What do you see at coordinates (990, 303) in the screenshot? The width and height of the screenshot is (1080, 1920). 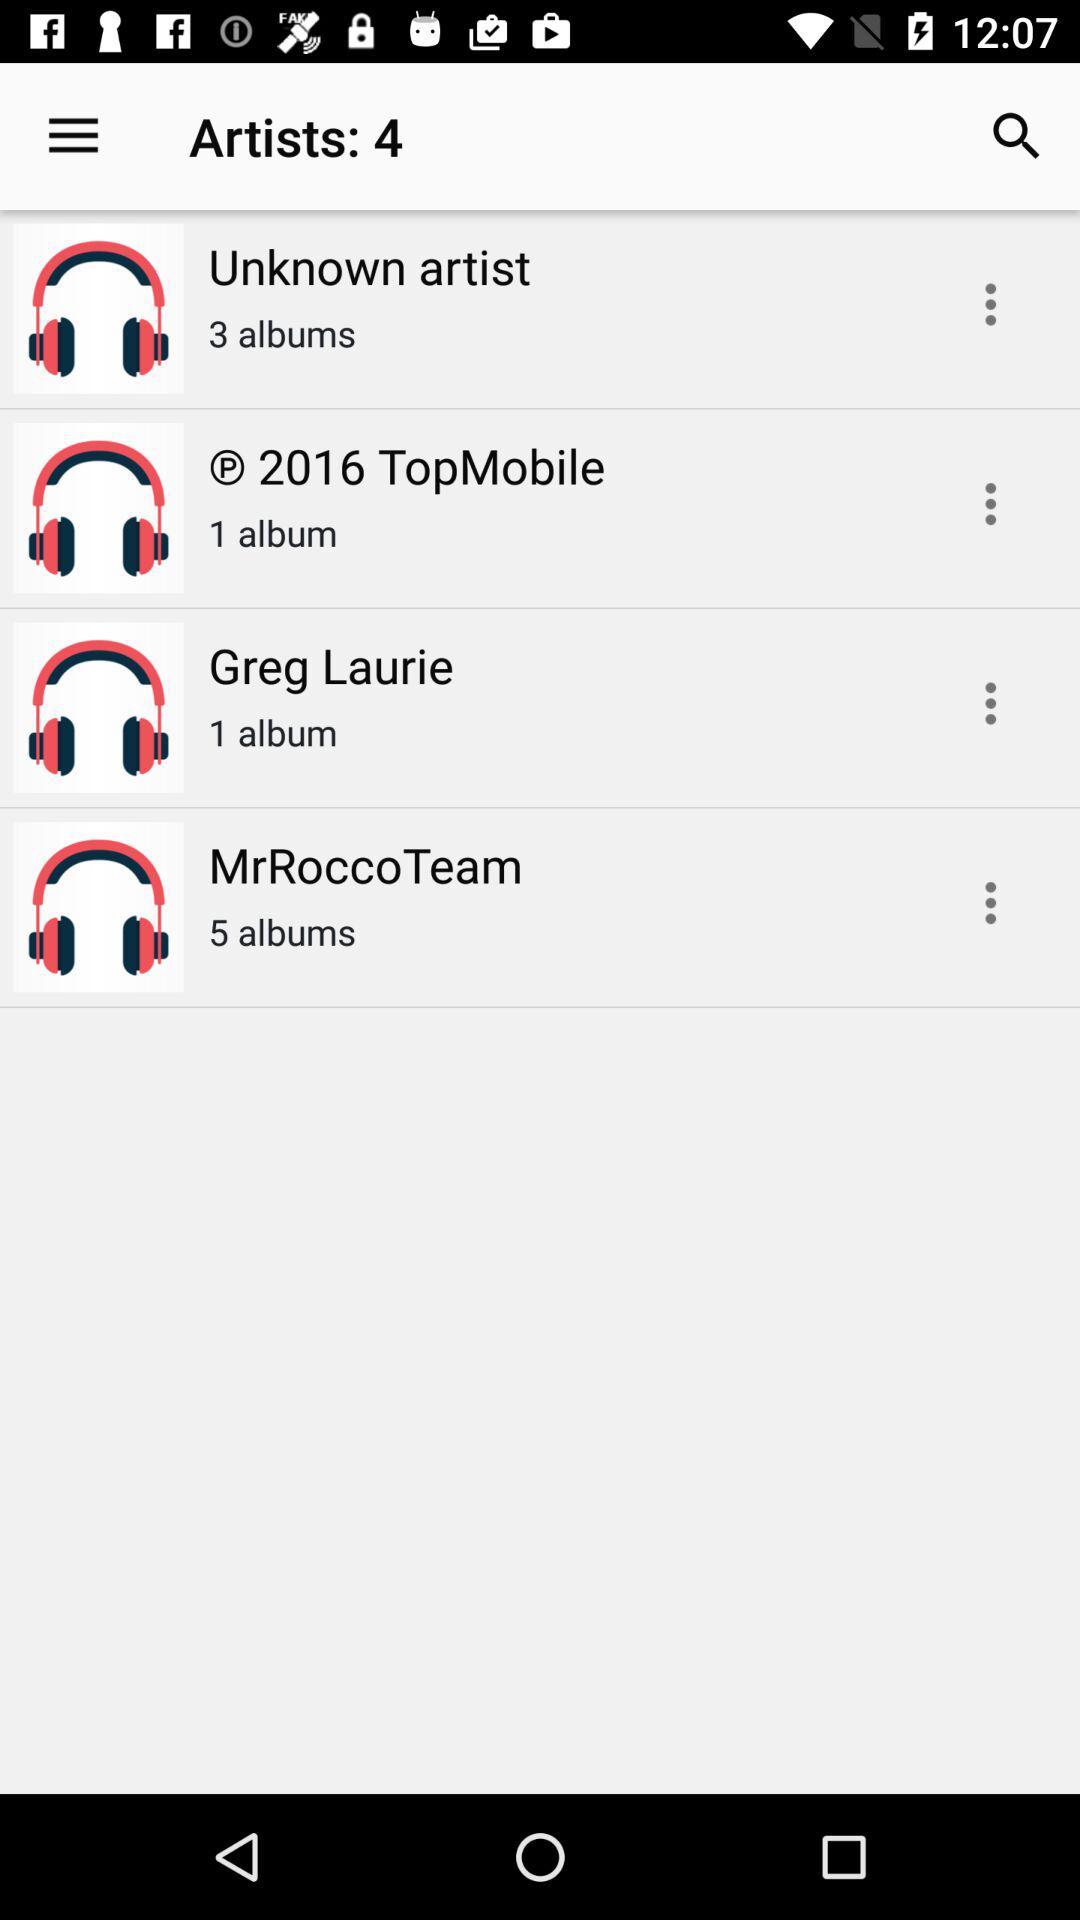 I see `edit artist options` at bounding box center [990, 303].